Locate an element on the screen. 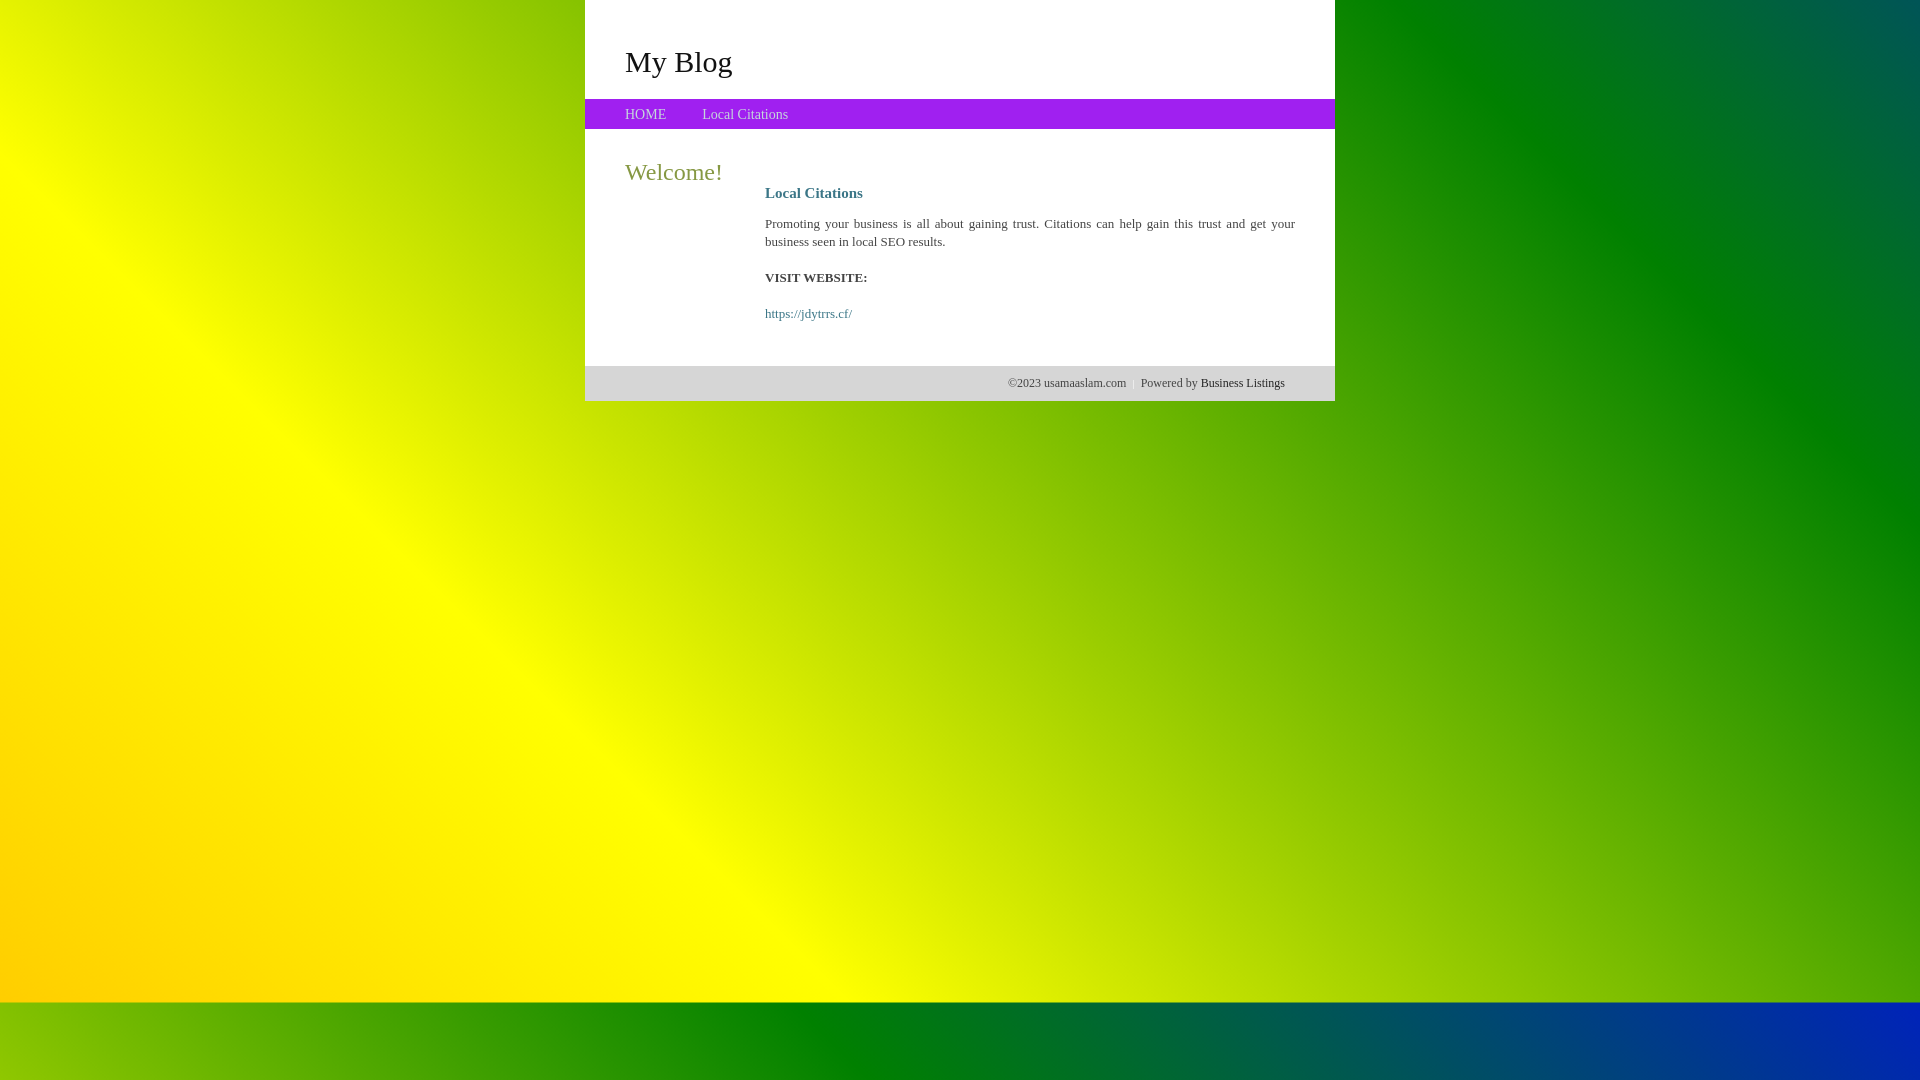 This screenshot has height=1080, width=1920. 'My Blog' is located at coordinates (678, 60).